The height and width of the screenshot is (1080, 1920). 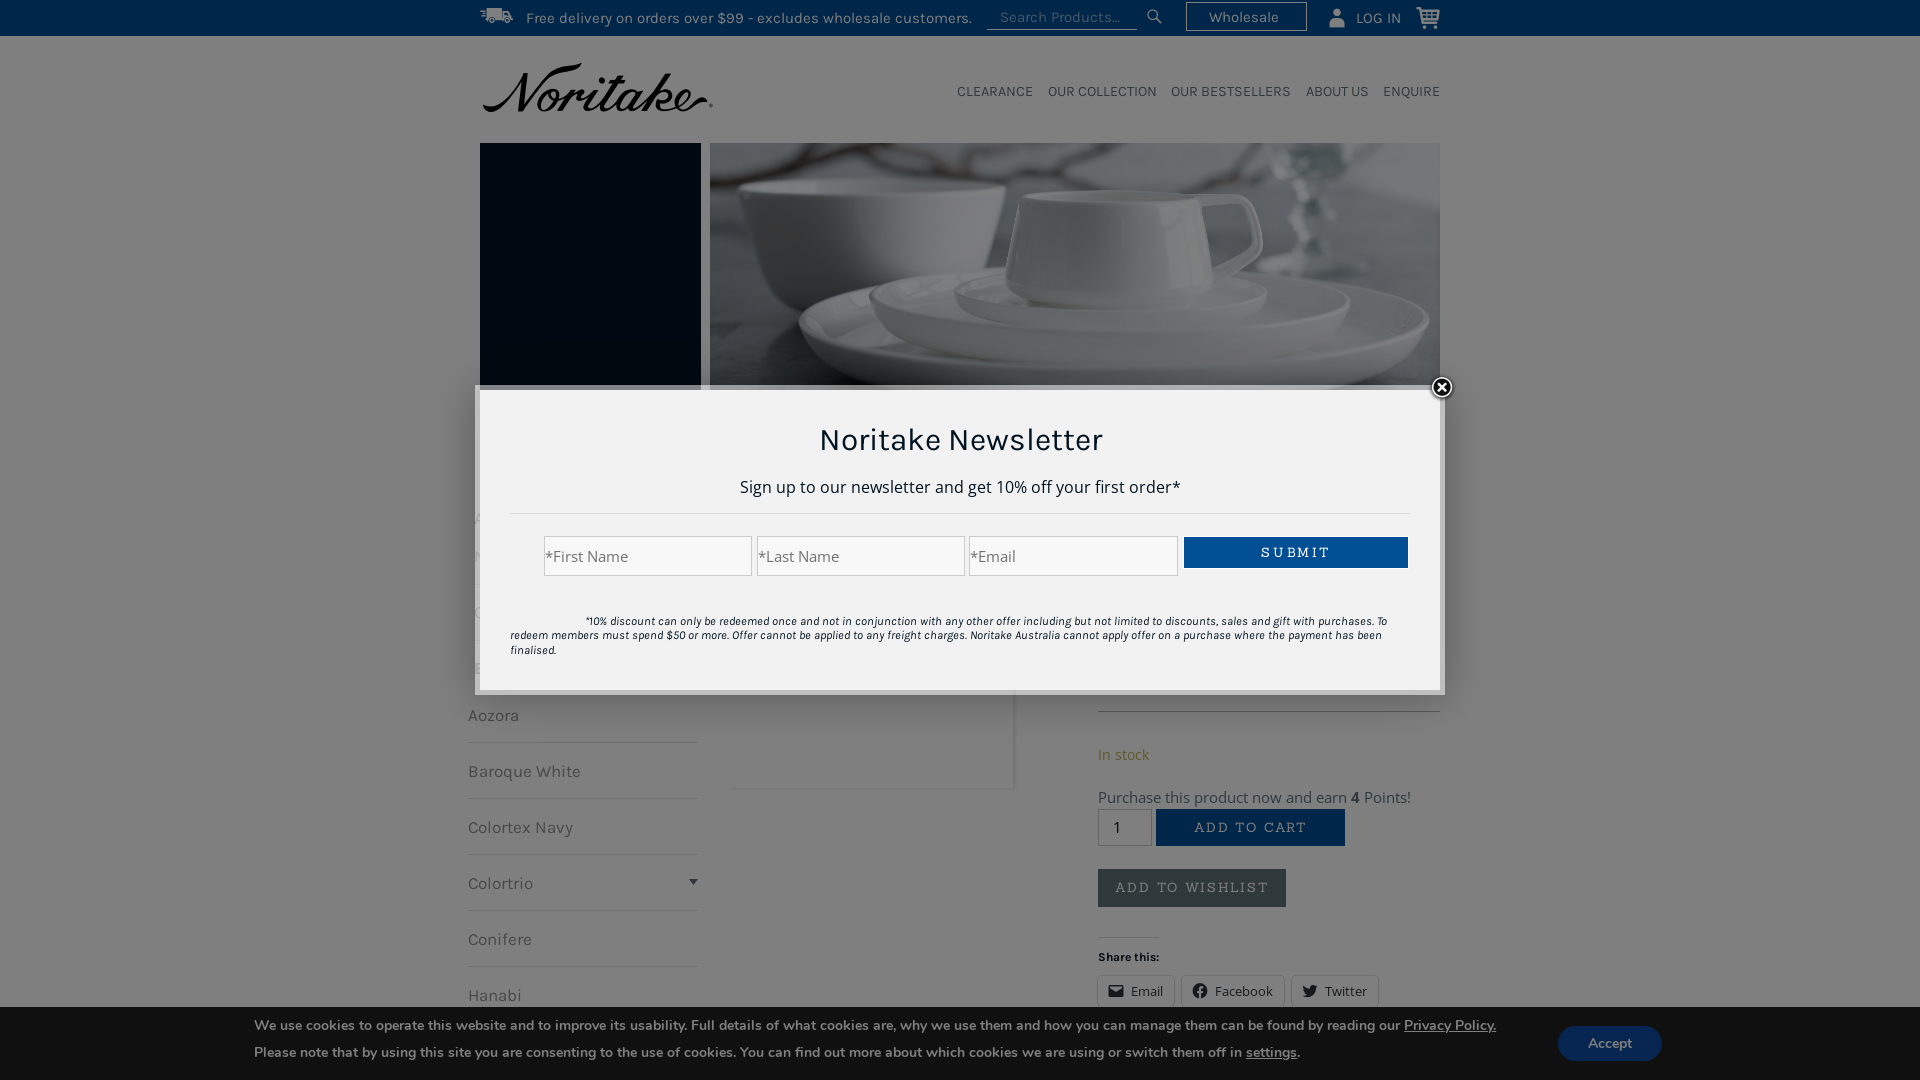 What do you see at coordinates (499, 937) in the screenshot?
I see `'Conifere'` at bounding box center [499, 937].